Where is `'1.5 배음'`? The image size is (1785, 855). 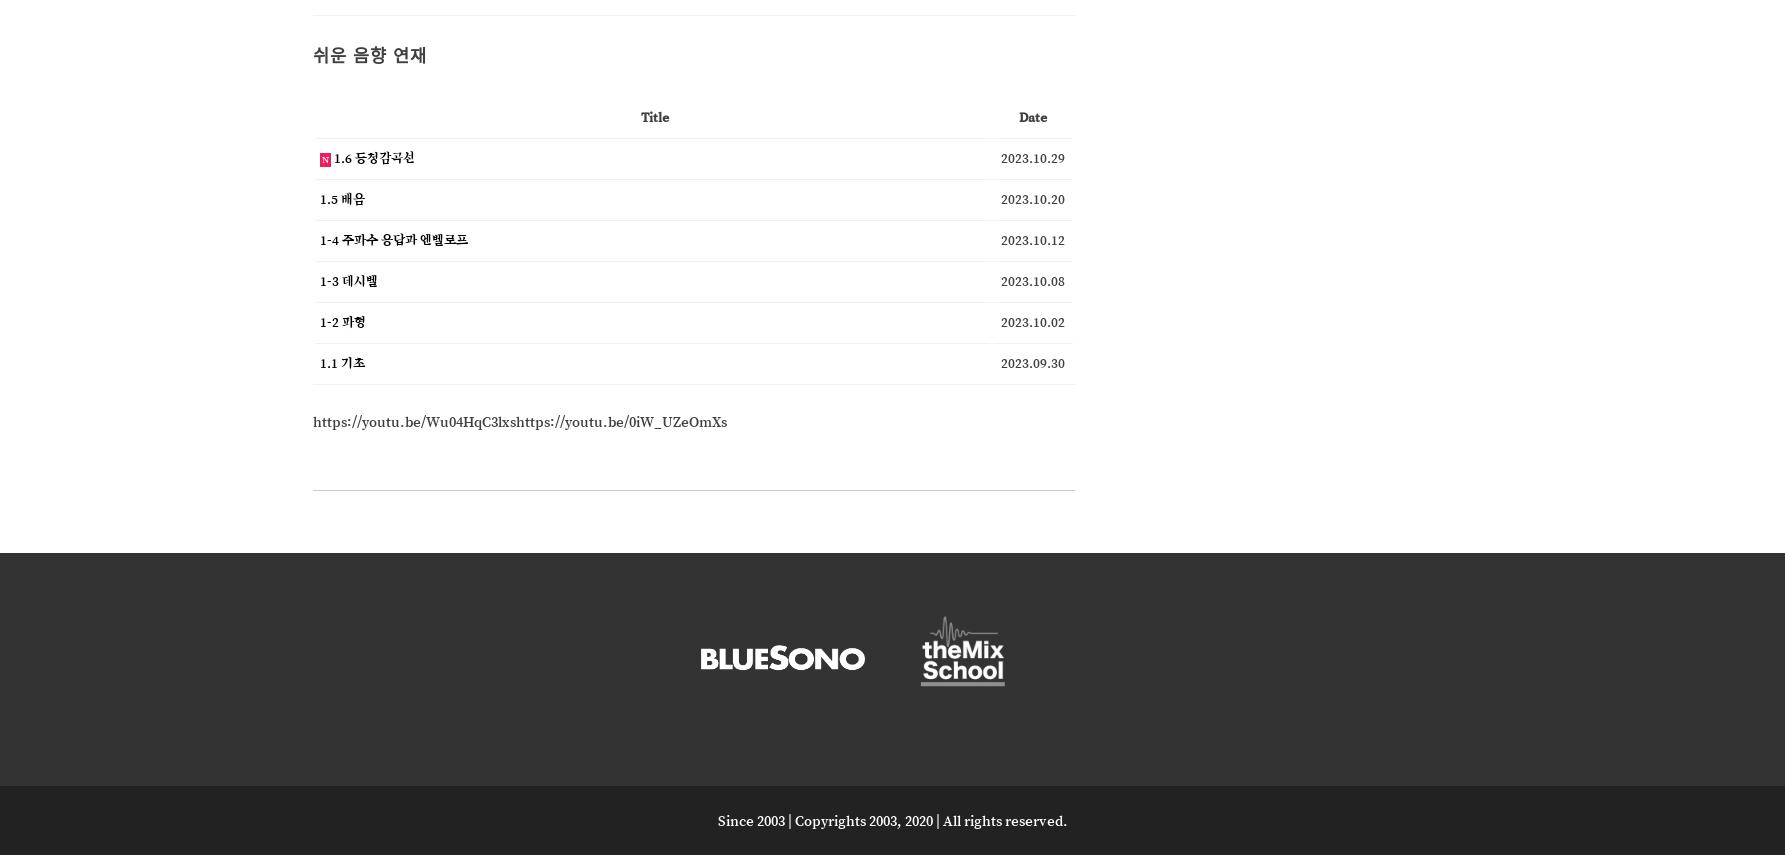
'1.5 배음' is located at coordinates (318, 198).